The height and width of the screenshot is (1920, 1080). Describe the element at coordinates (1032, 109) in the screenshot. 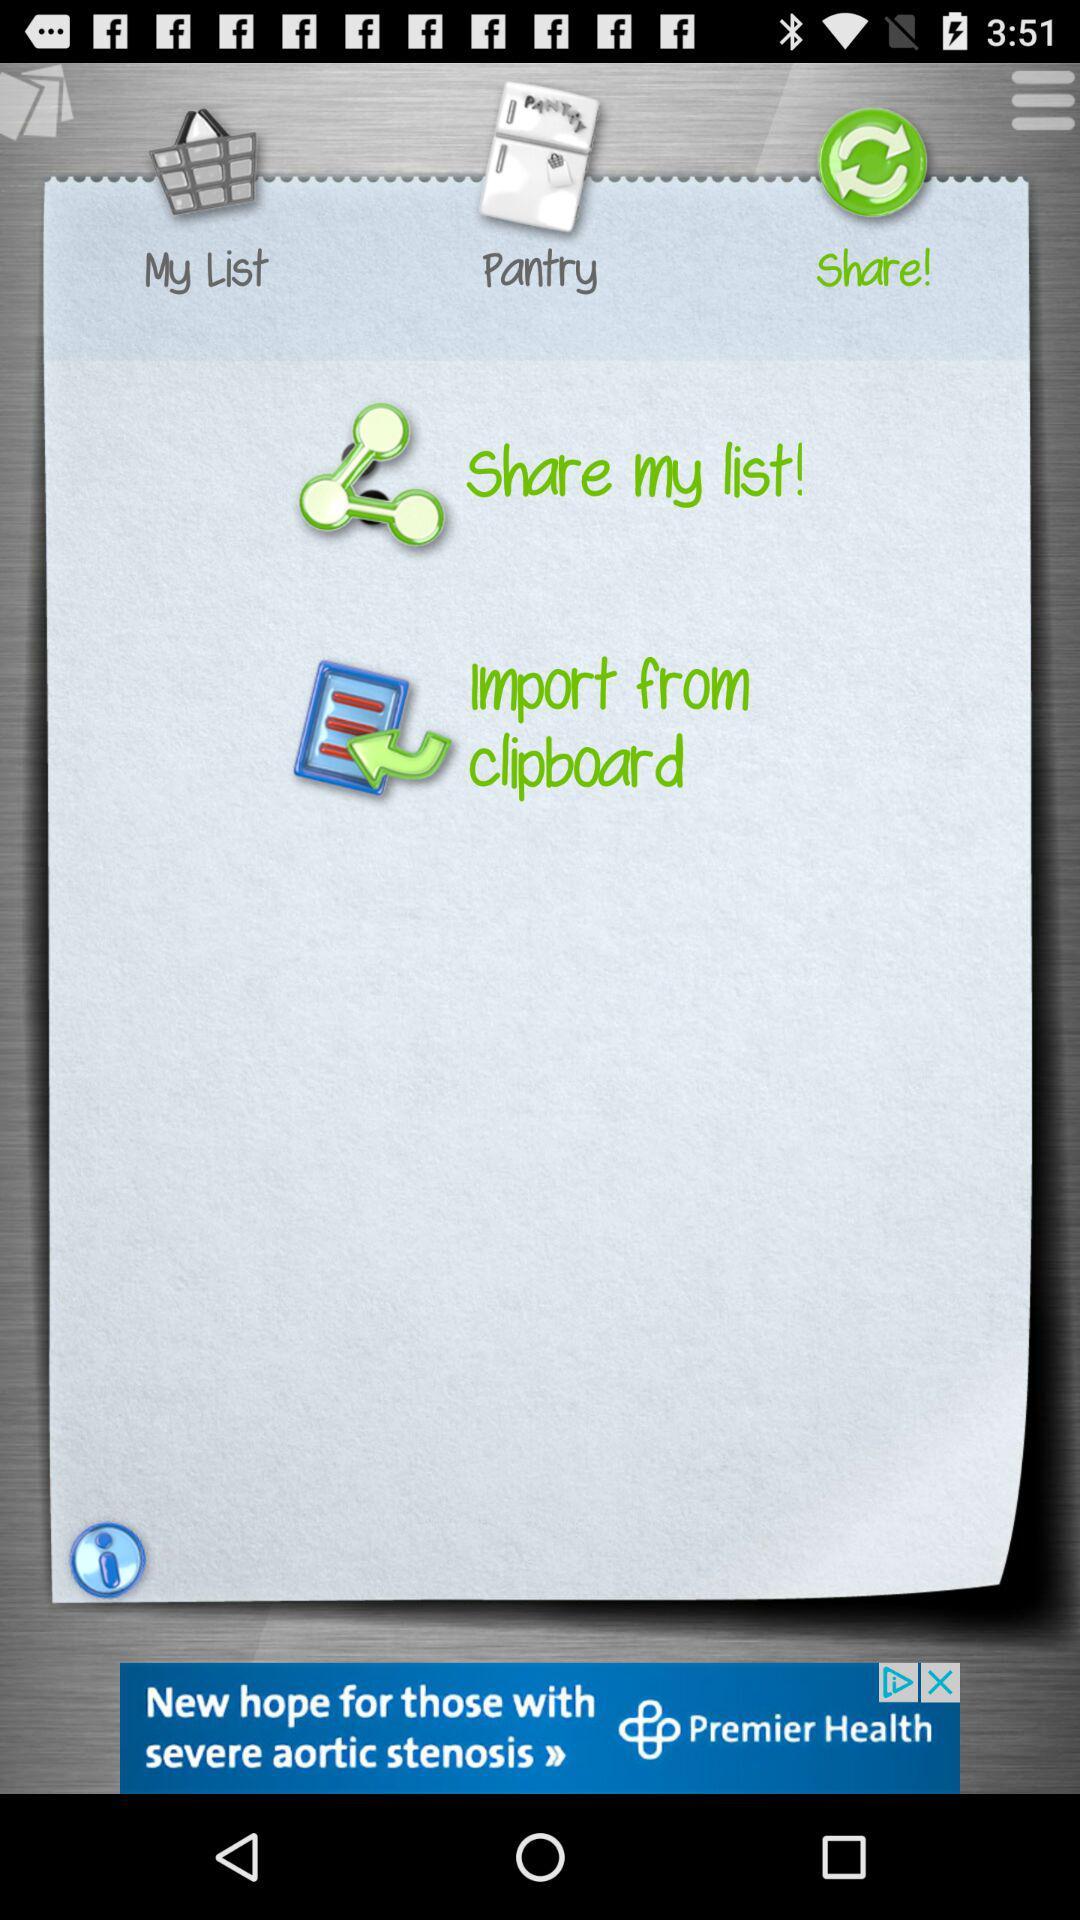

I see `menu option` at that location.